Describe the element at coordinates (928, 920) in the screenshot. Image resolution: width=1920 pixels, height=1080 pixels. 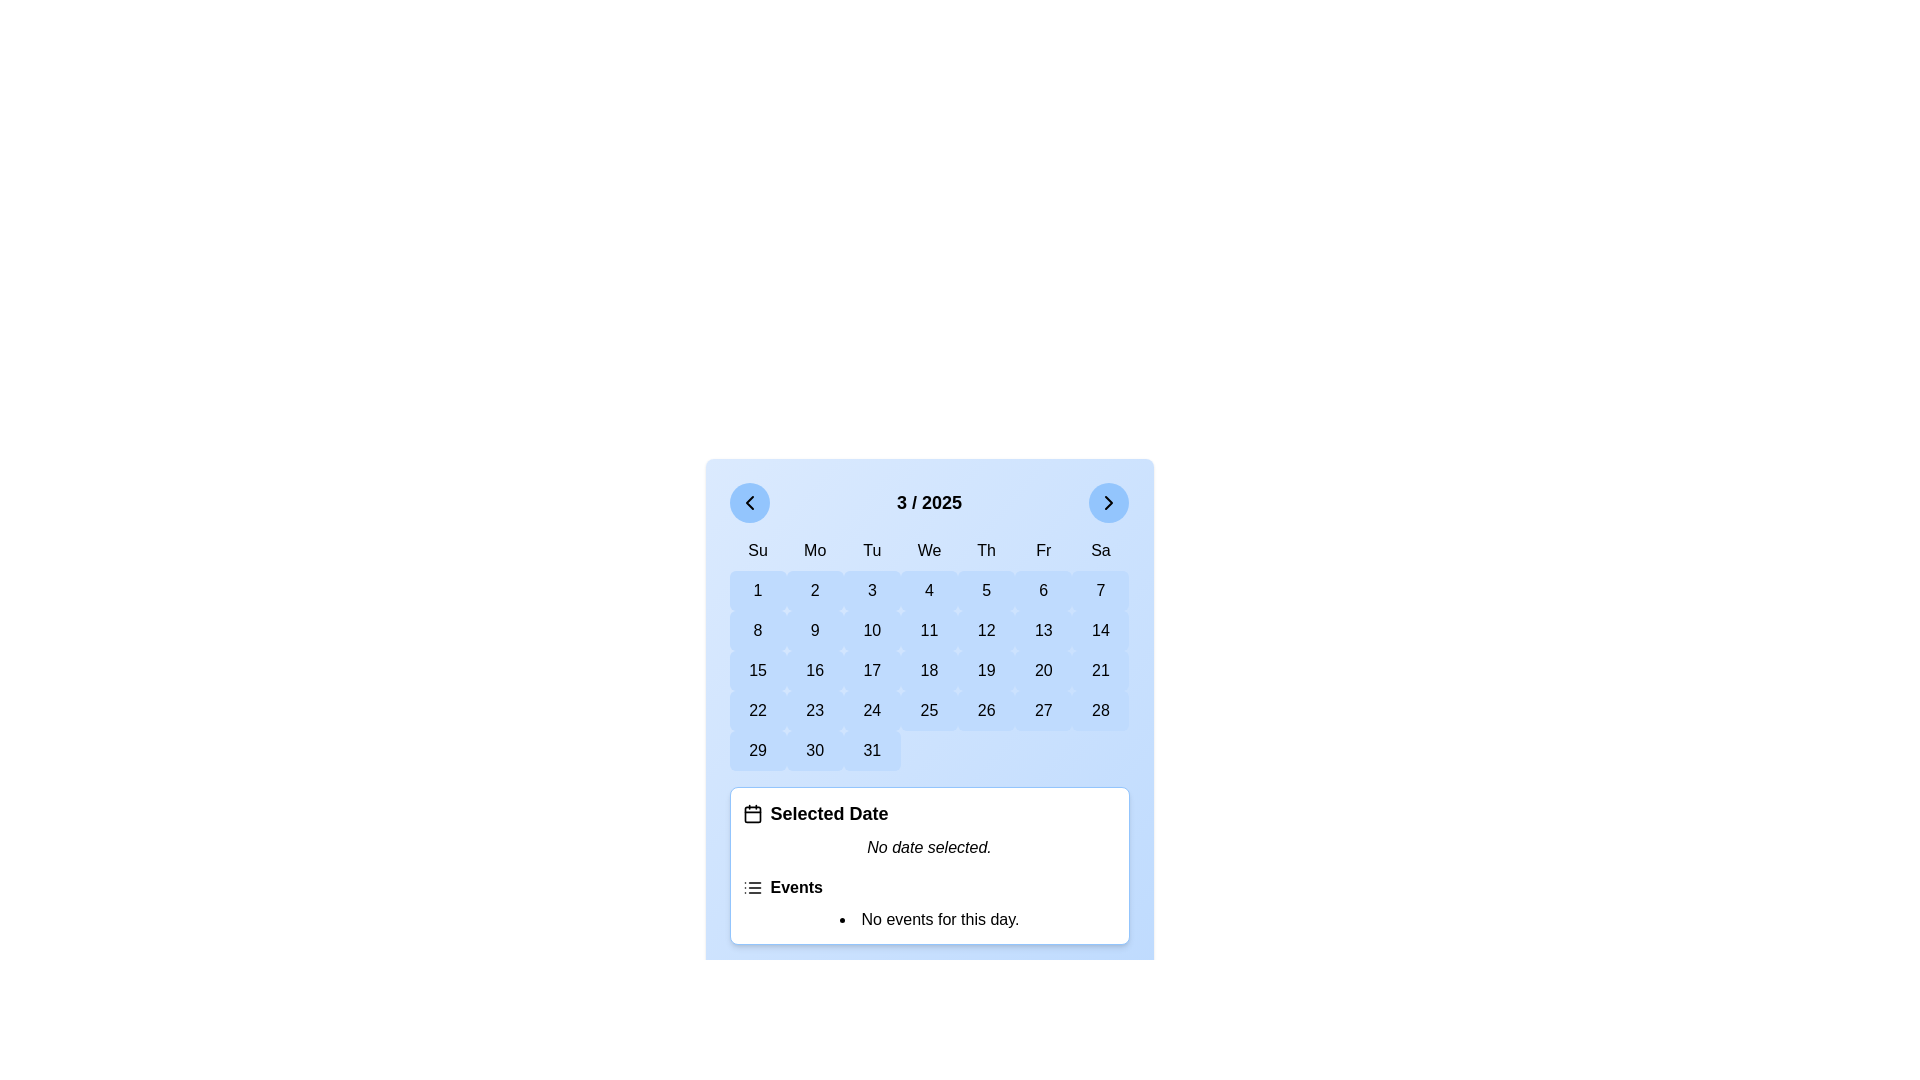
I see `the informational text label indicating no events are scheduled for the selected day, located at the bottom of the 'Events' section` at that location.